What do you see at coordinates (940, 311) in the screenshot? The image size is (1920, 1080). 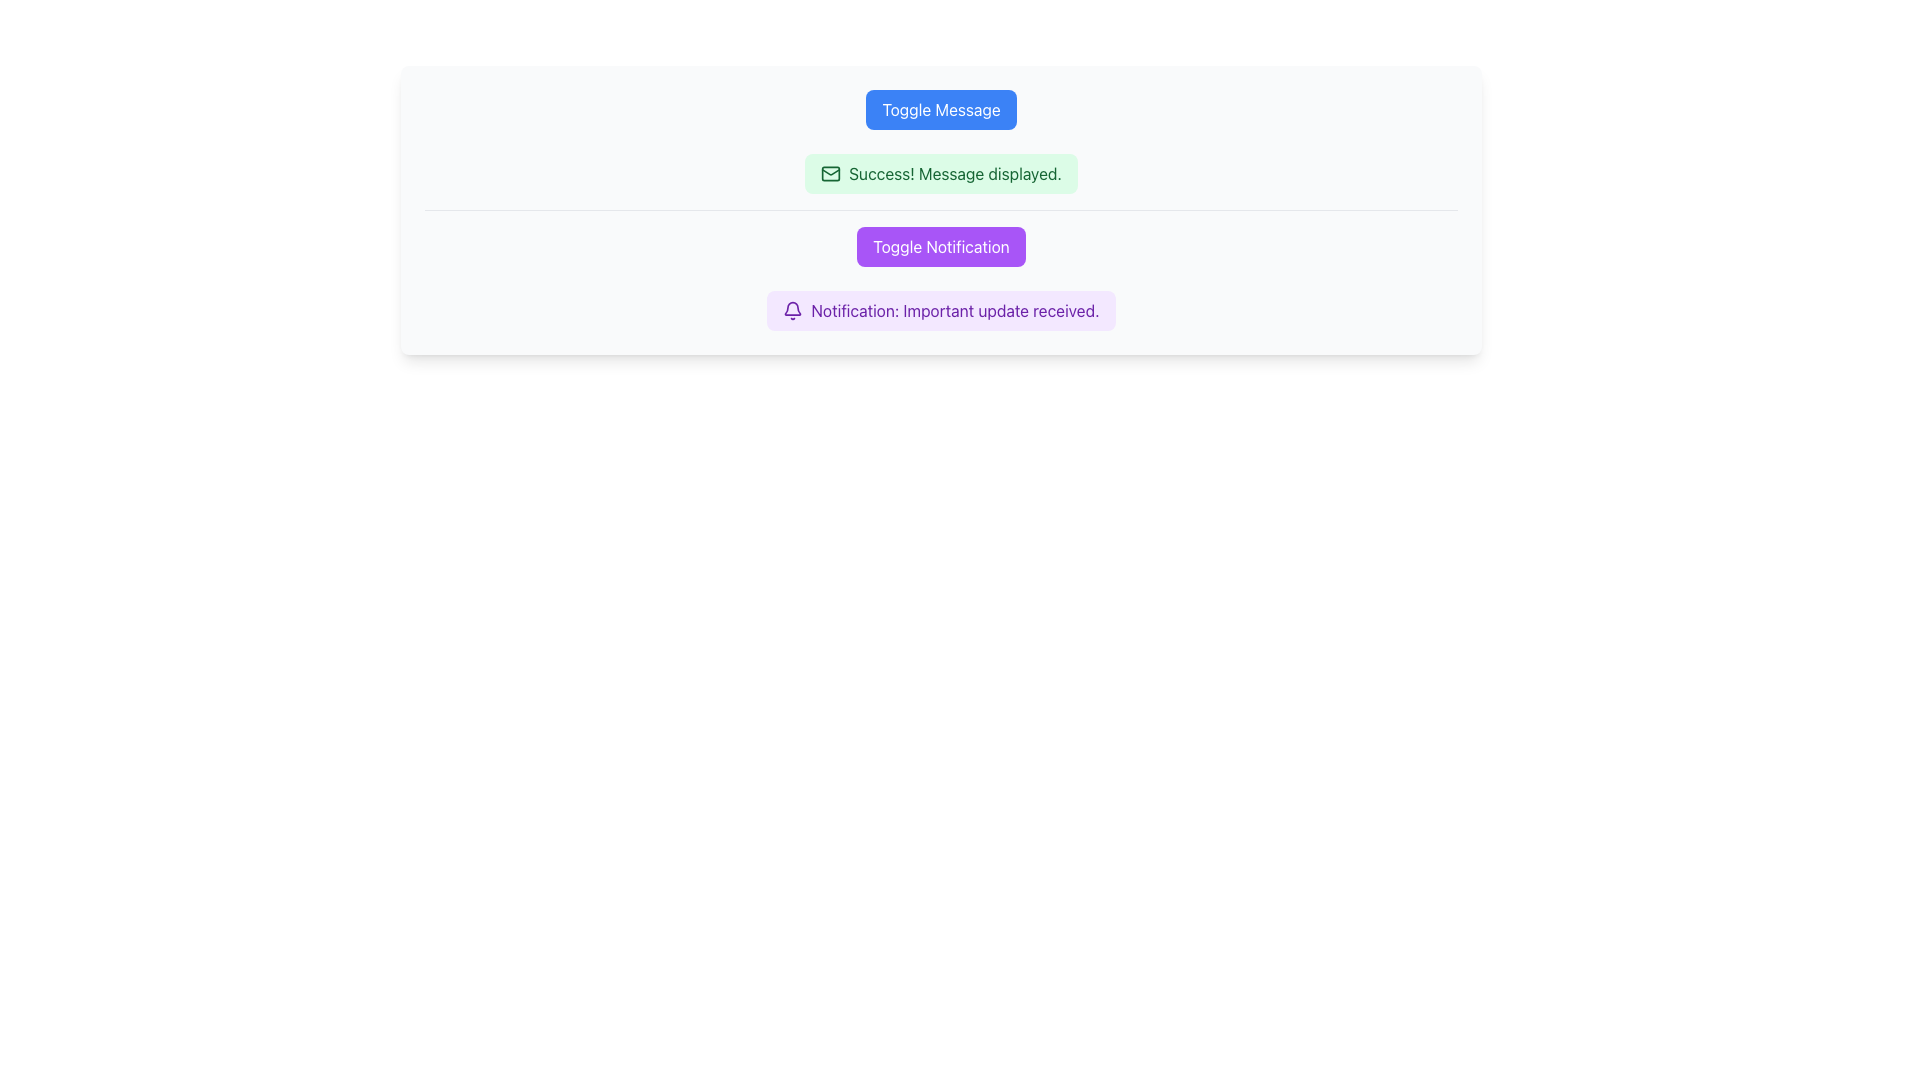 I see `the notification text that reads 'Notification: Important update received.' which is located in the light purple Notification Banner with rounded corners, positioned below the 'Toggle Notification' button` at bounding box center [940, 311].